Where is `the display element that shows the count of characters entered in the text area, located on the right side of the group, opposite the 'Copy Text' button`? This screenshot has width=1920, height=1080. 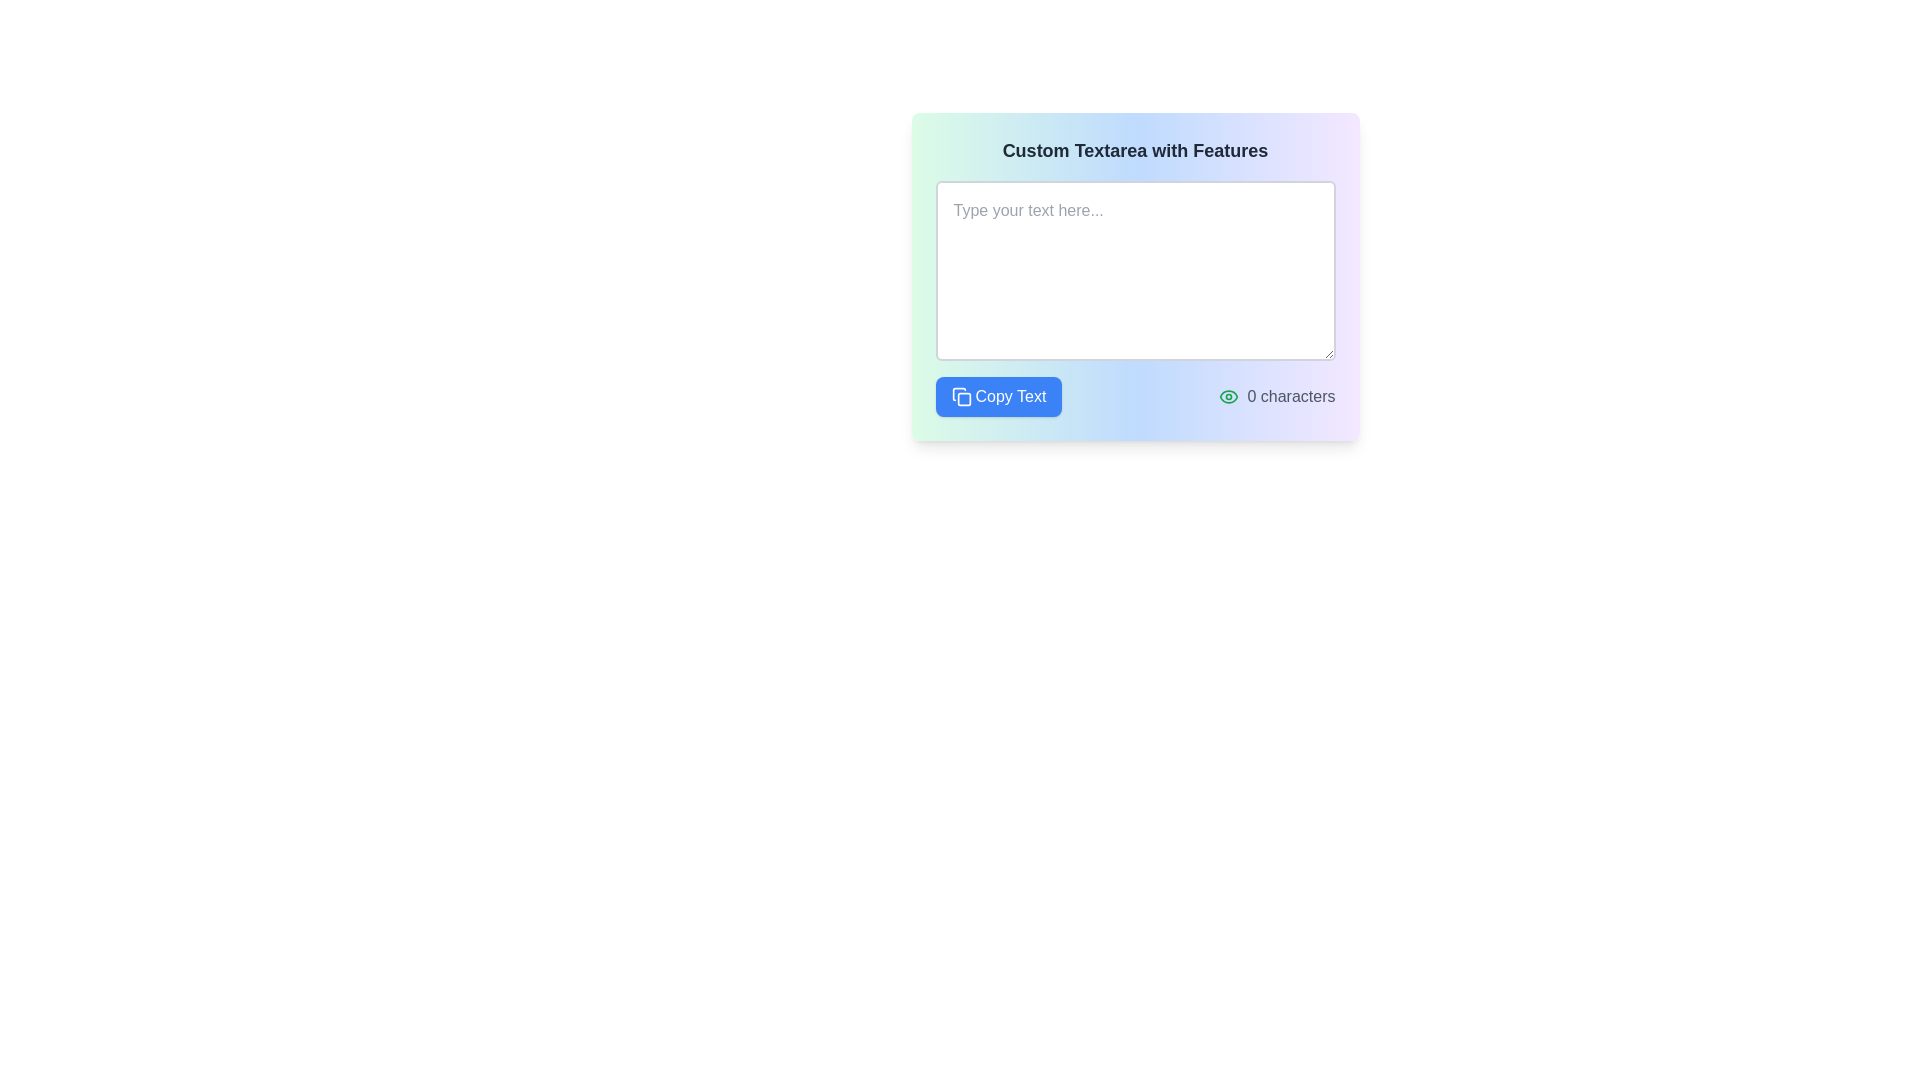
the display element that shows the count of characters entered in the text area, located on the right side of the group, opposite the 'Copy Text' button is located at coordinates (1276, 397).